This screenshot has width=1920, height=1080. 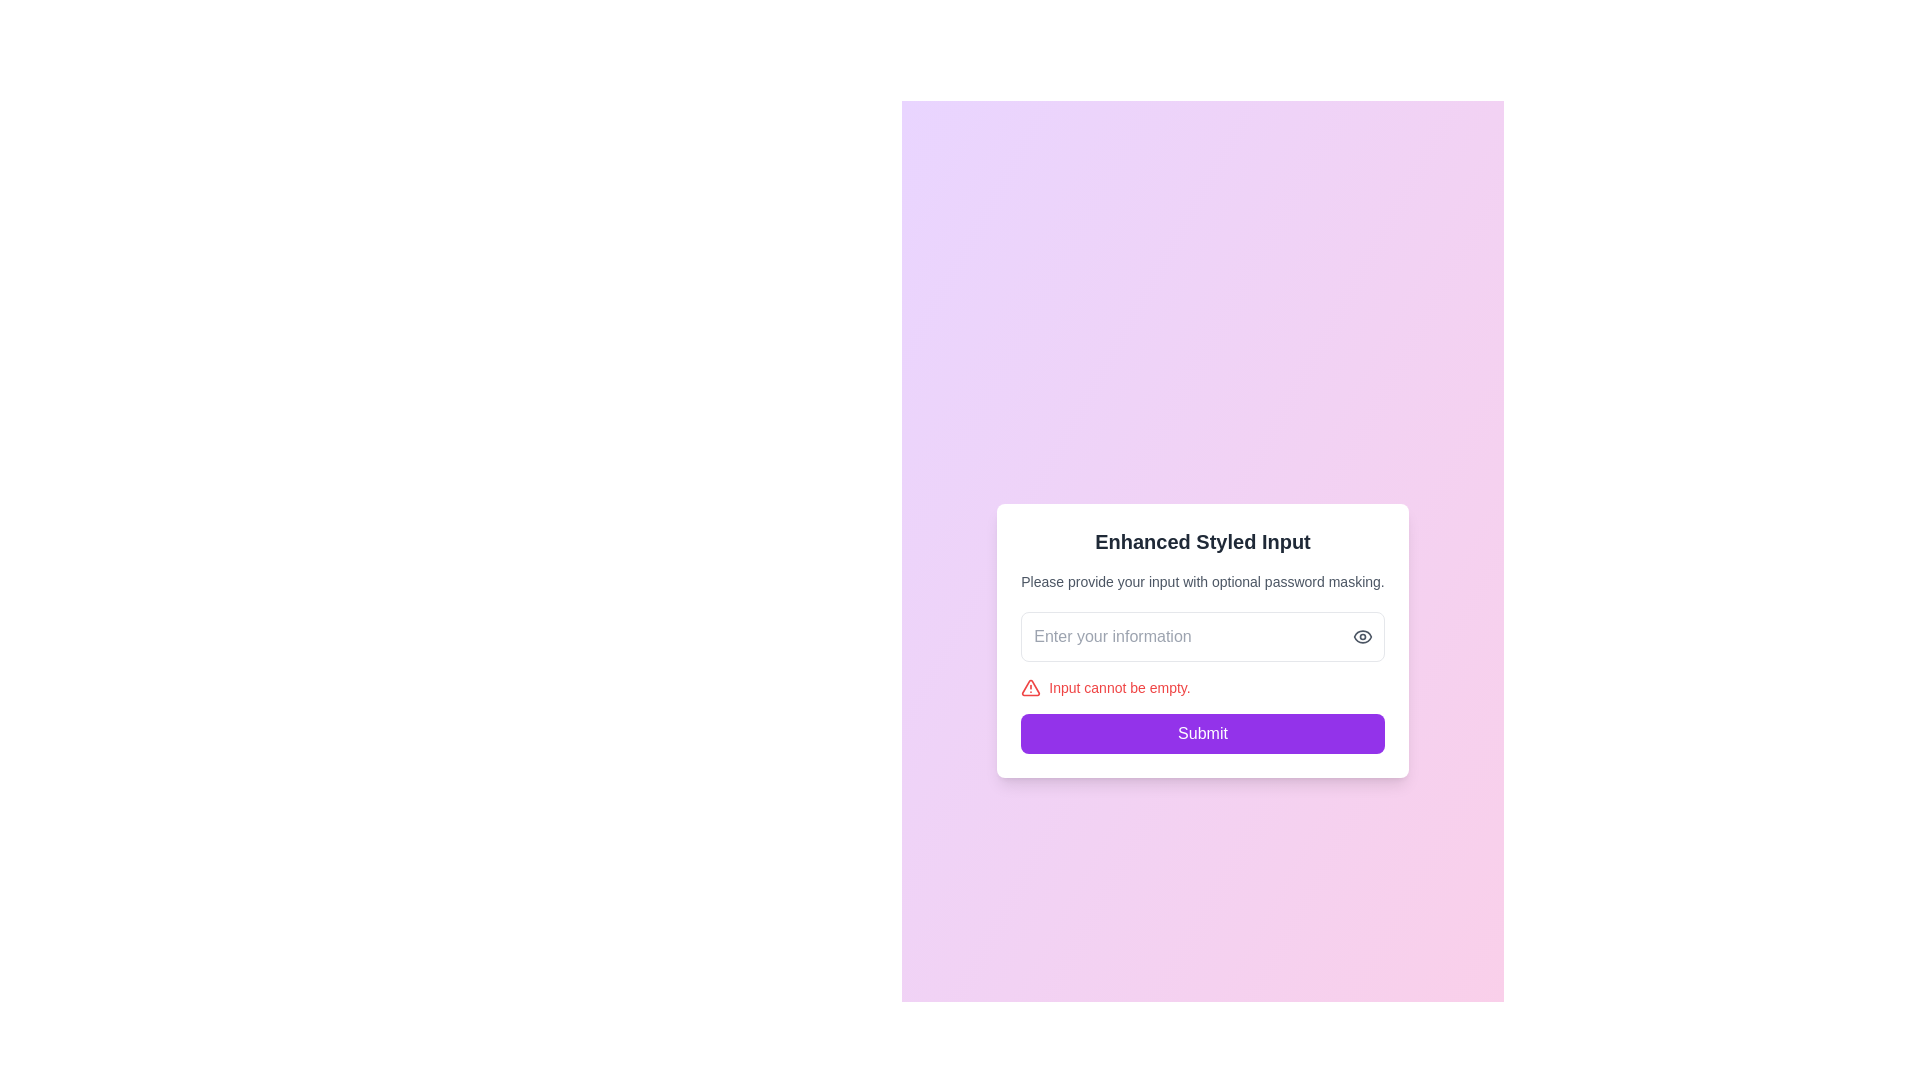 I want to click on the text label displaying the error message 'Input cannot be empty.', so click(x=1118, y=686).